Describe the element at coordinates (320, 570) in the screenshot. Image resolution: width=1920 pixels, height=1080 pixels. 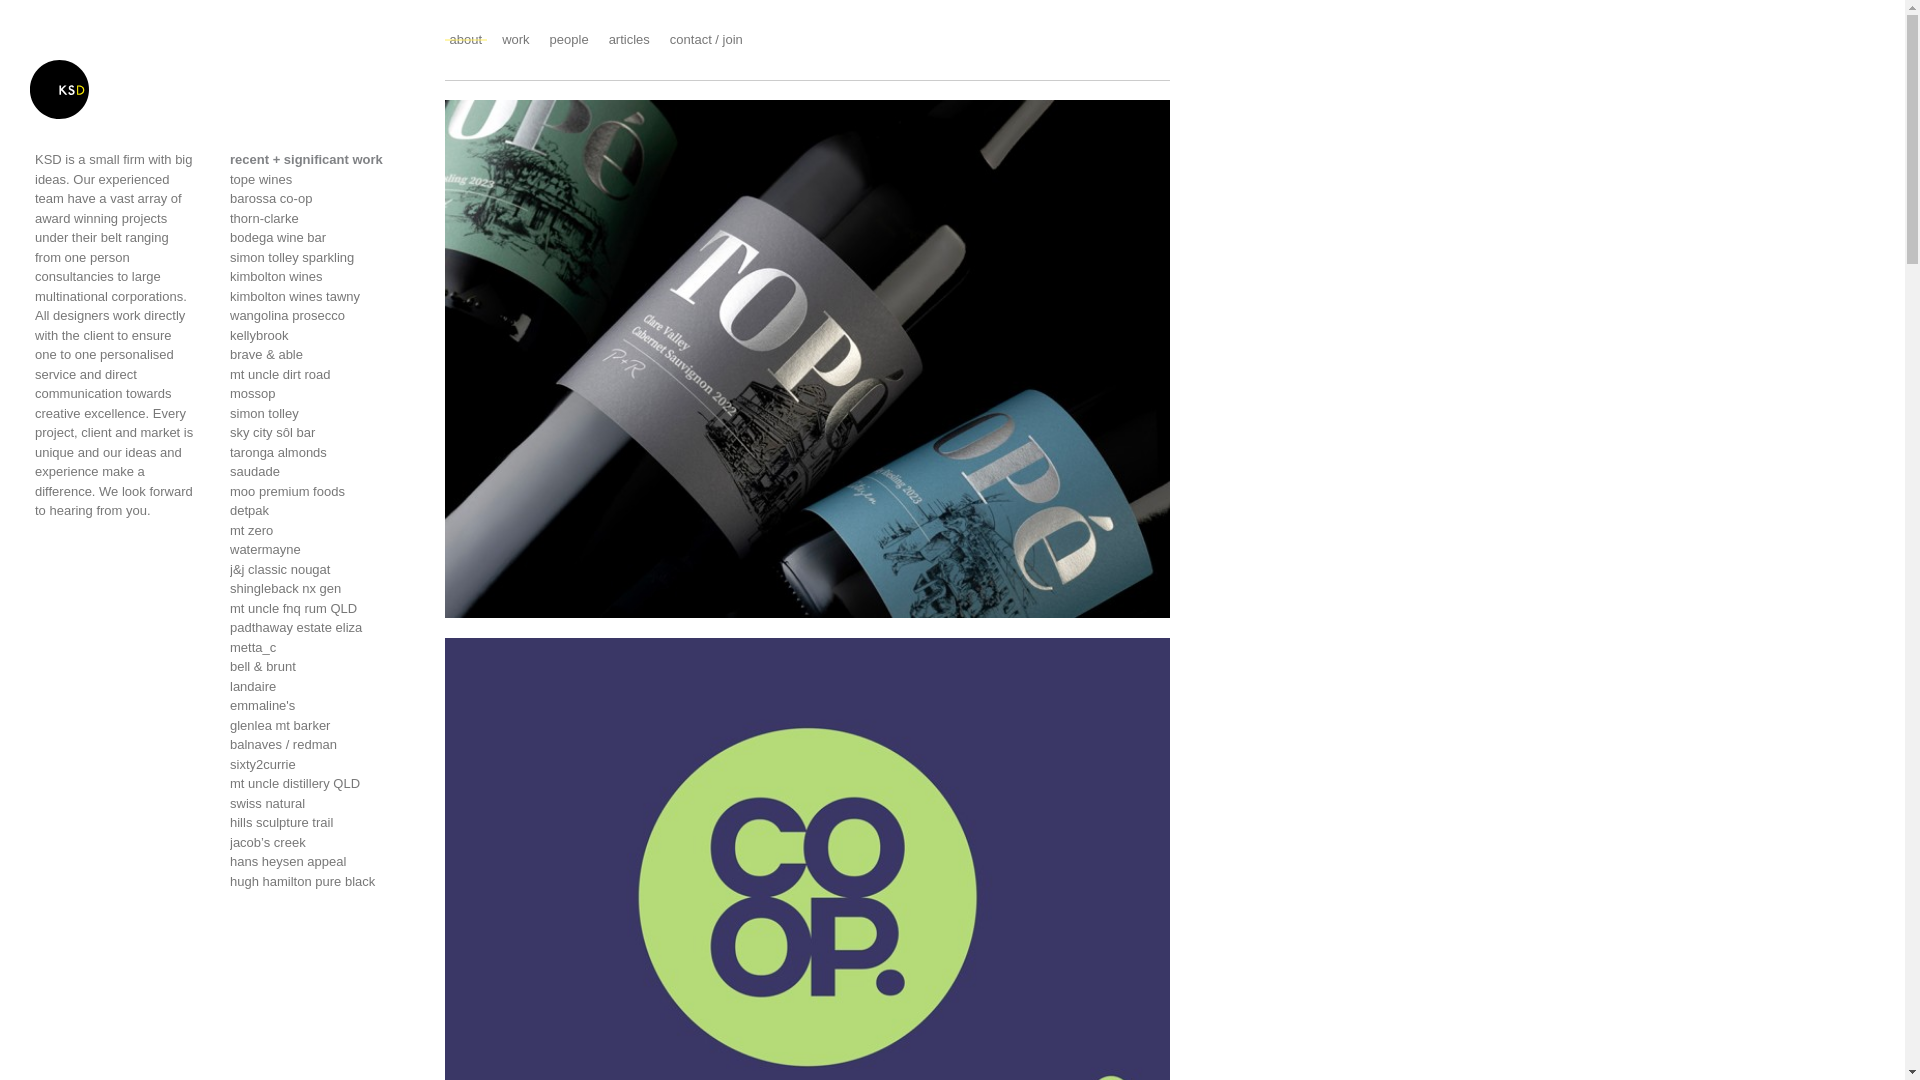
I see `'j&j classic nougat'` at that location.